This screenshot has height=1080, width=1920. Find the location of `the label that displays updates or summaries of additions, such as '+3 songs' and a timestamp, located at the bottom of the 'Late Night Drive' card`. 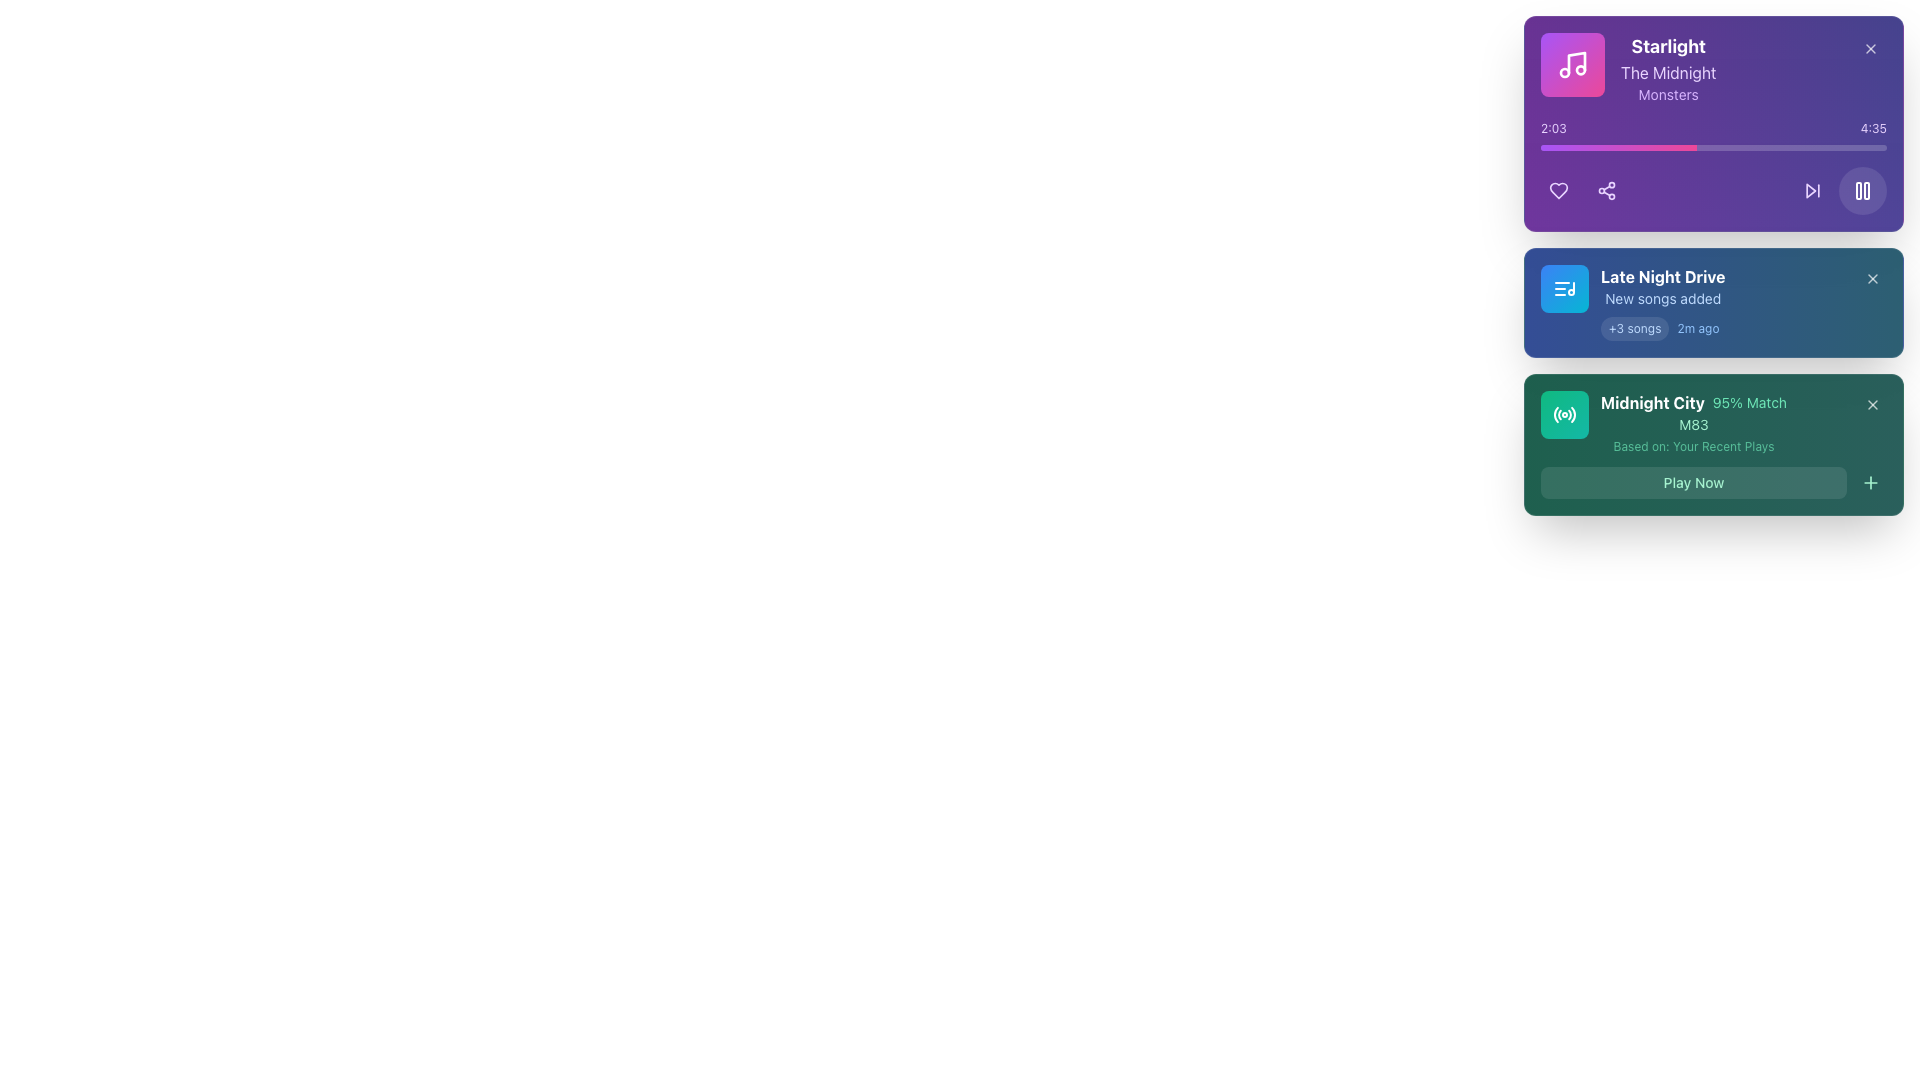

the label that displays updates or summaries of additions, such as '+3 songs' and a timestamp, located at the bottom of the 'Late Night Drive' card is located at coordinates (1663, 327).